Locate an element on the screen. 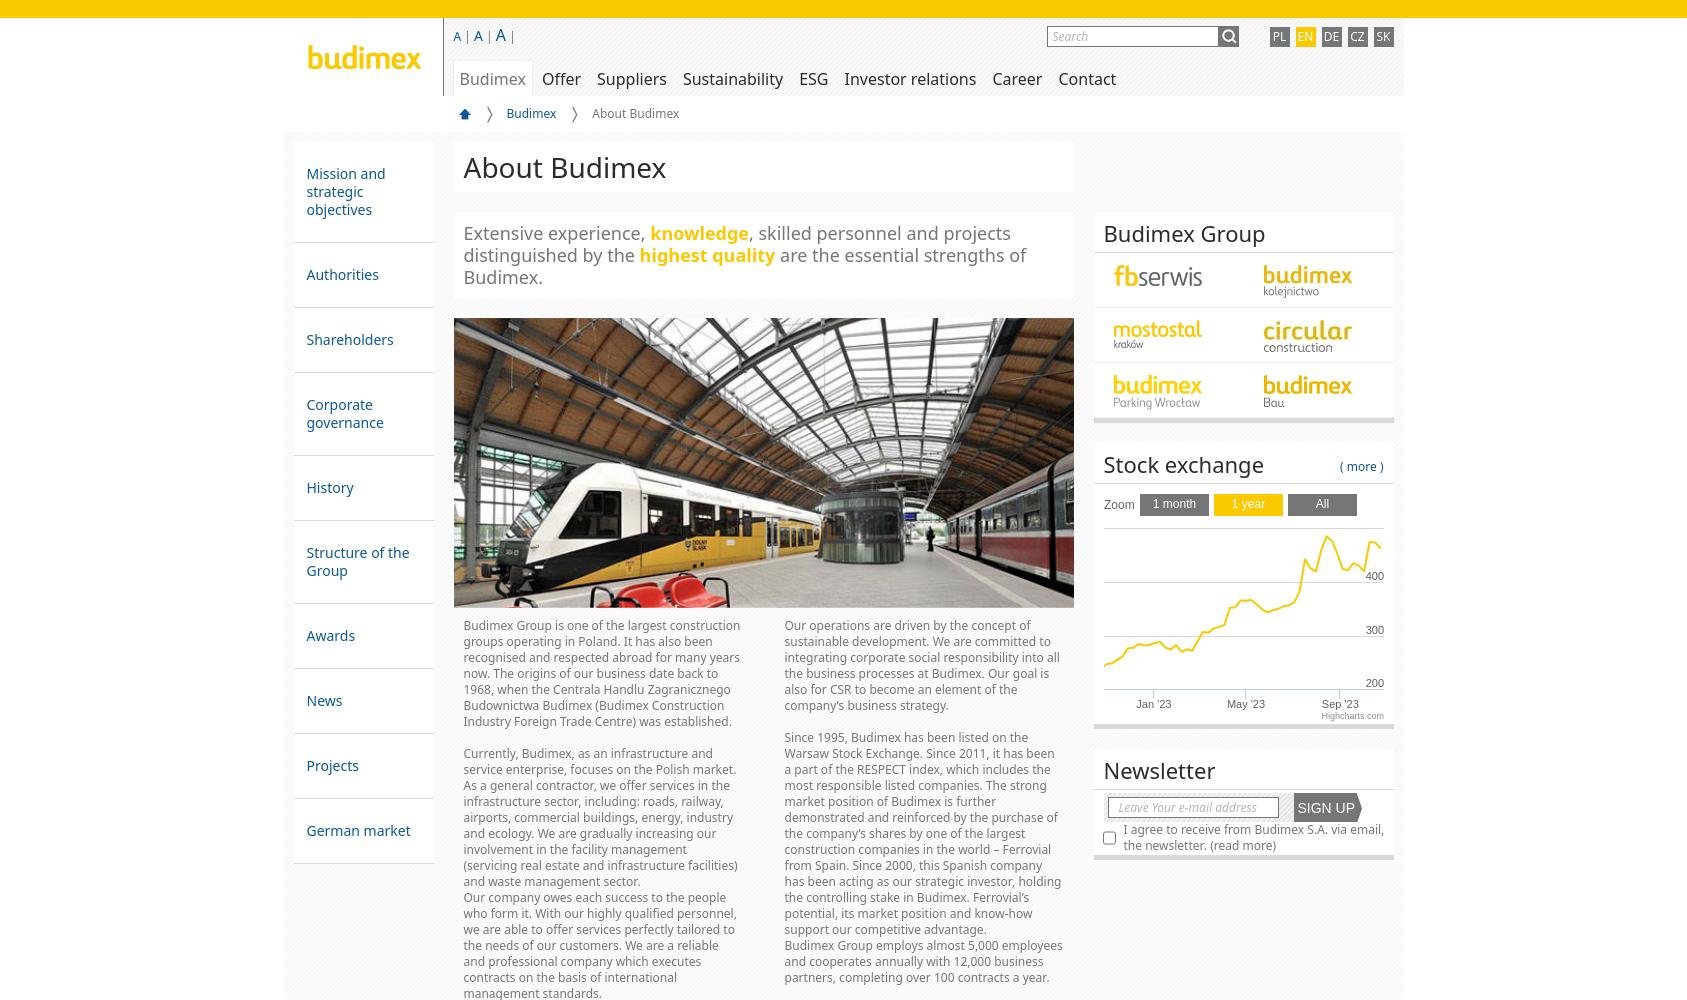 The height and width of the screenshot is (1000, 1687). 'Authorities' is located at coordinates (340, 274).